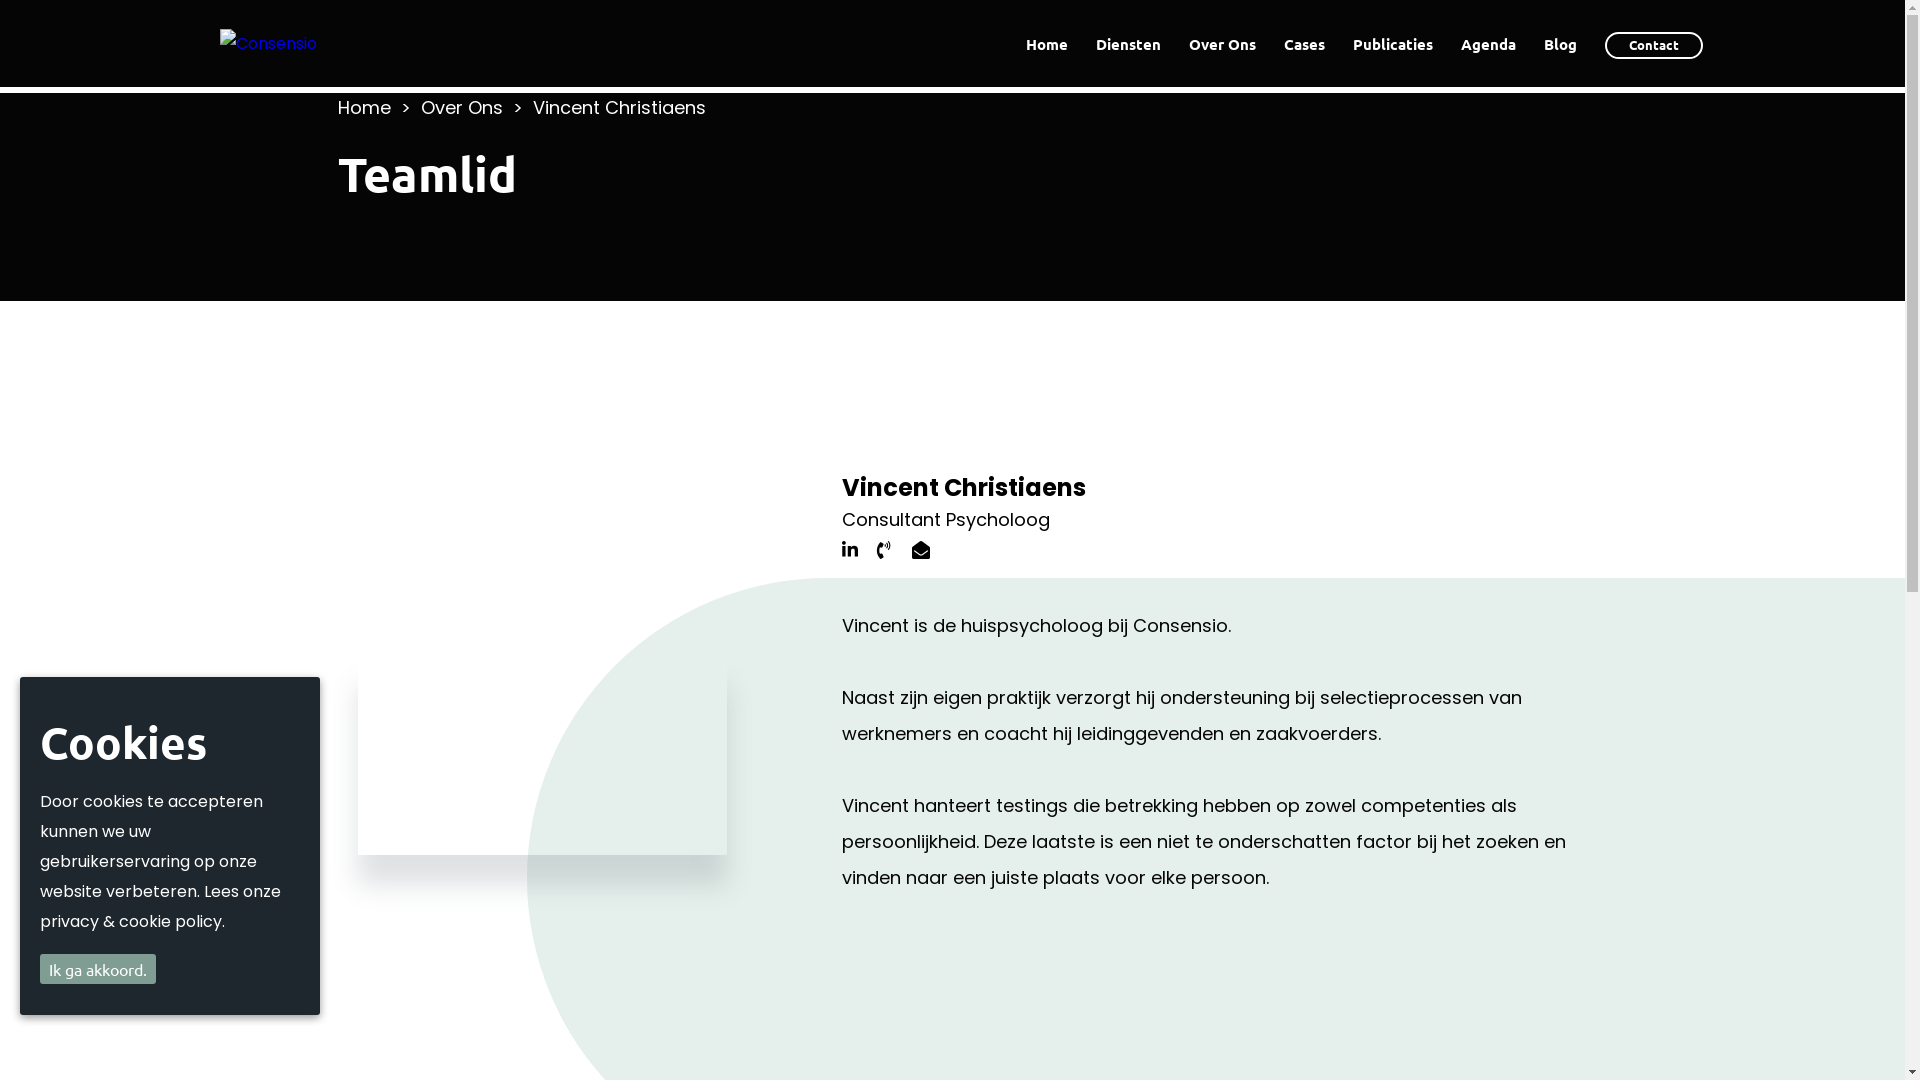 Image resolution: width=1920 pixels, height=1080 pixels. I want to click on 'Diensten', so click(1128, 42).